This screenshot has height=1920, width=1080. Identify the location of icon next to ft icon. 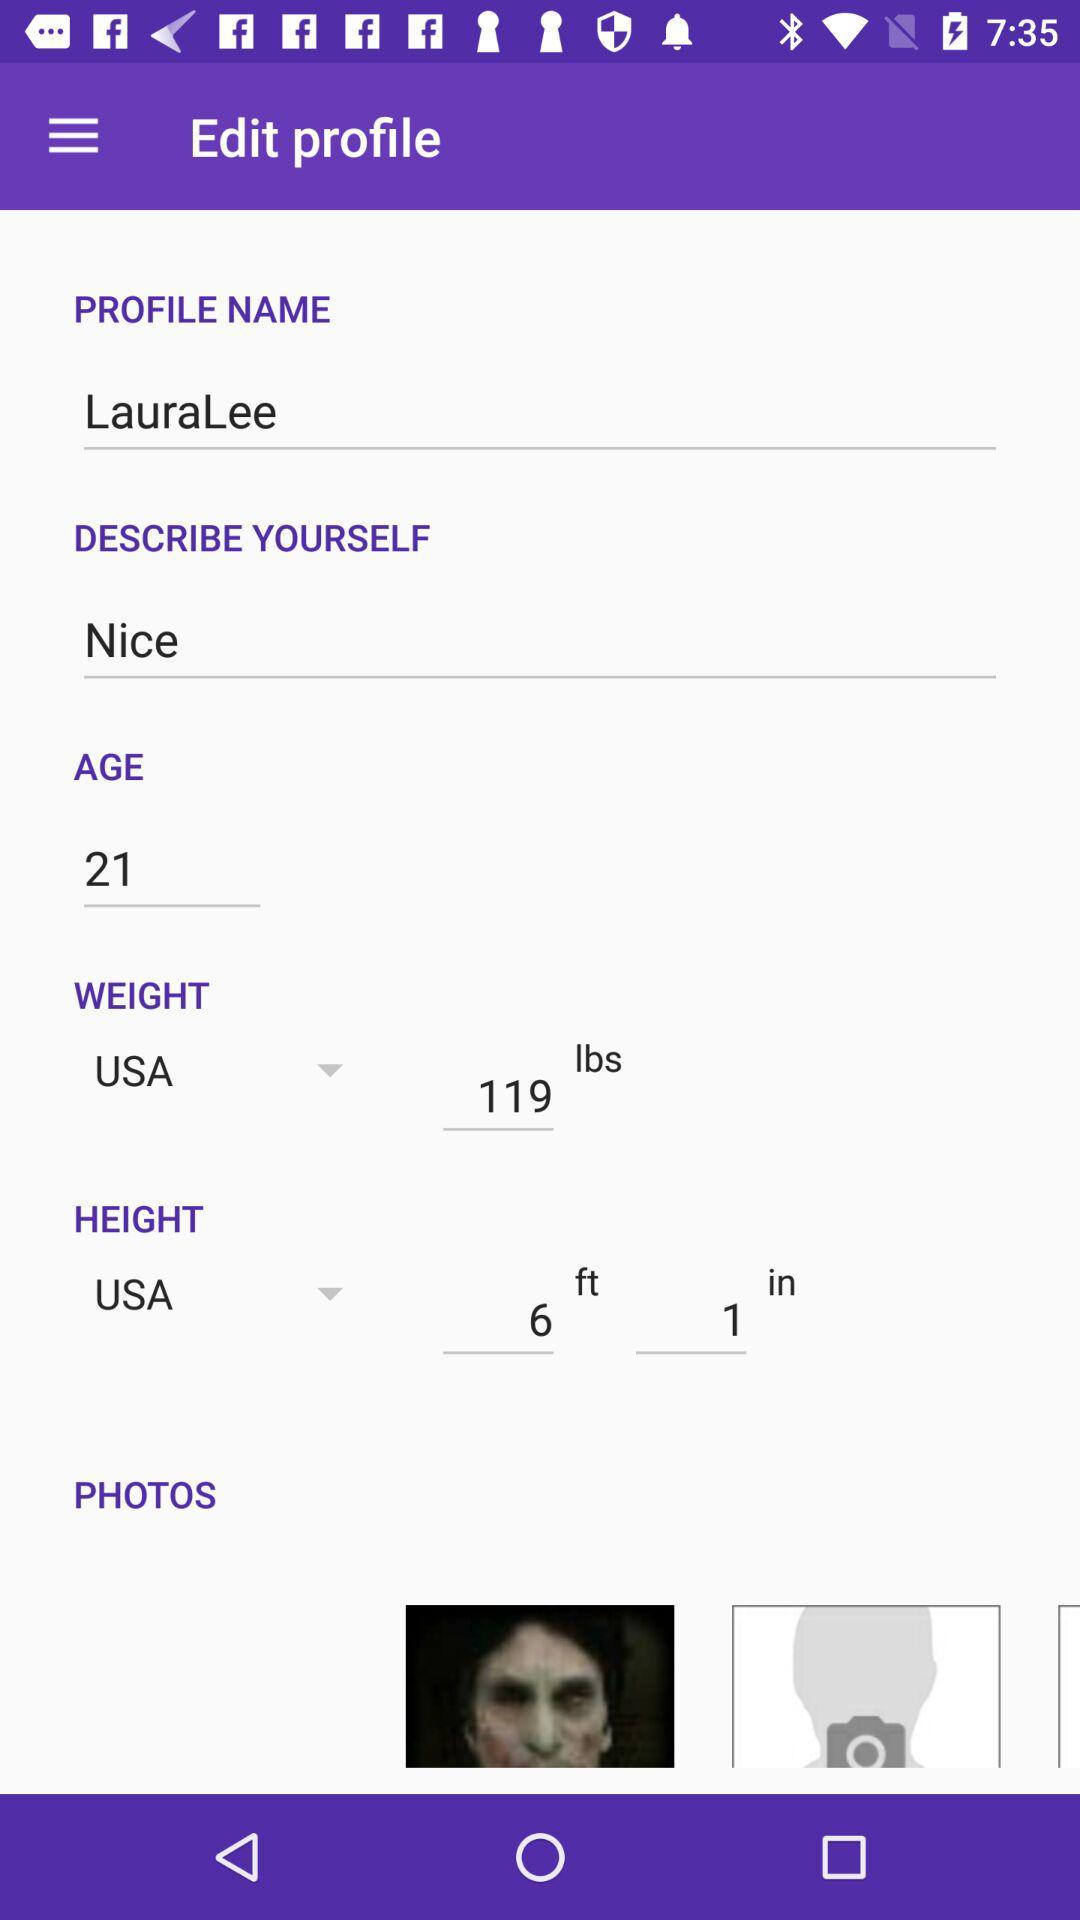
(690, 1318).